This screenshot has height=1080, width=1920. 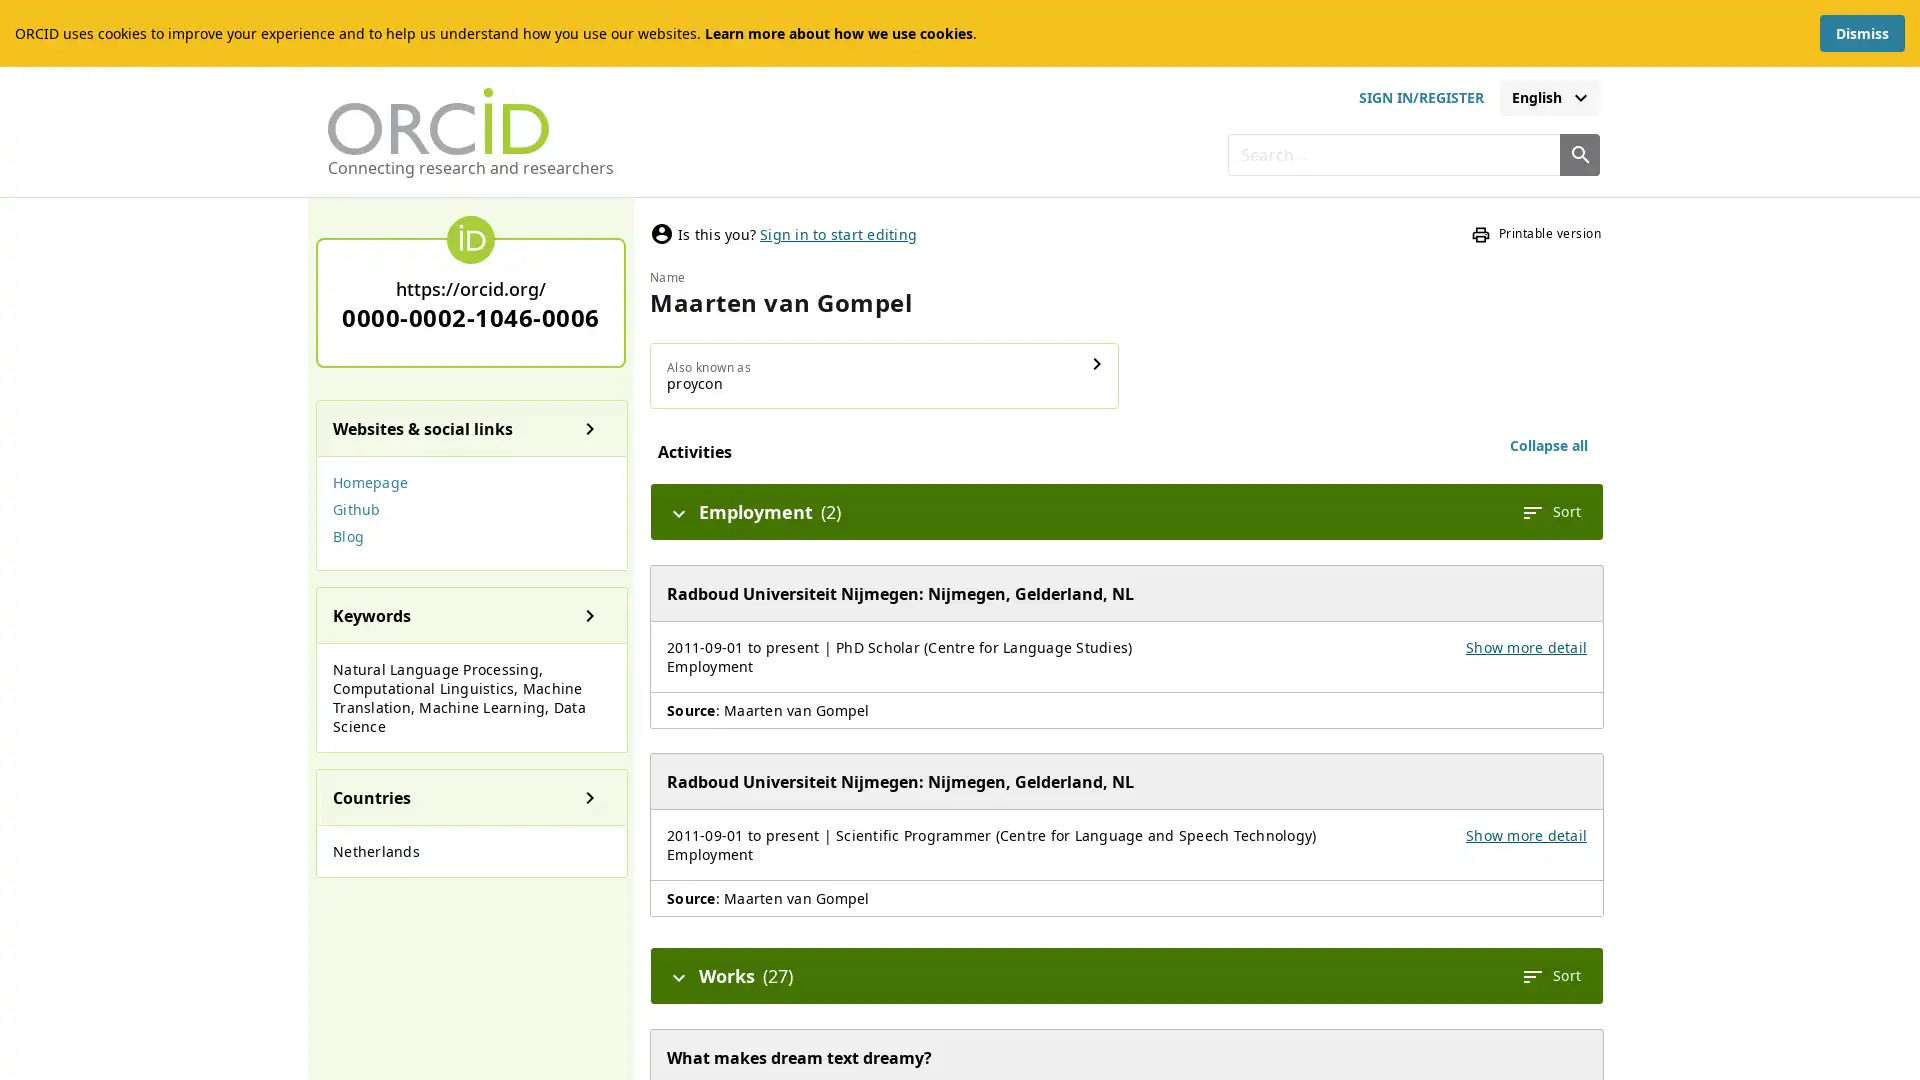 What do you see at coordinates (678, 974) in the screenshot?
I see `Hide details` at bounding box center [678, 974].